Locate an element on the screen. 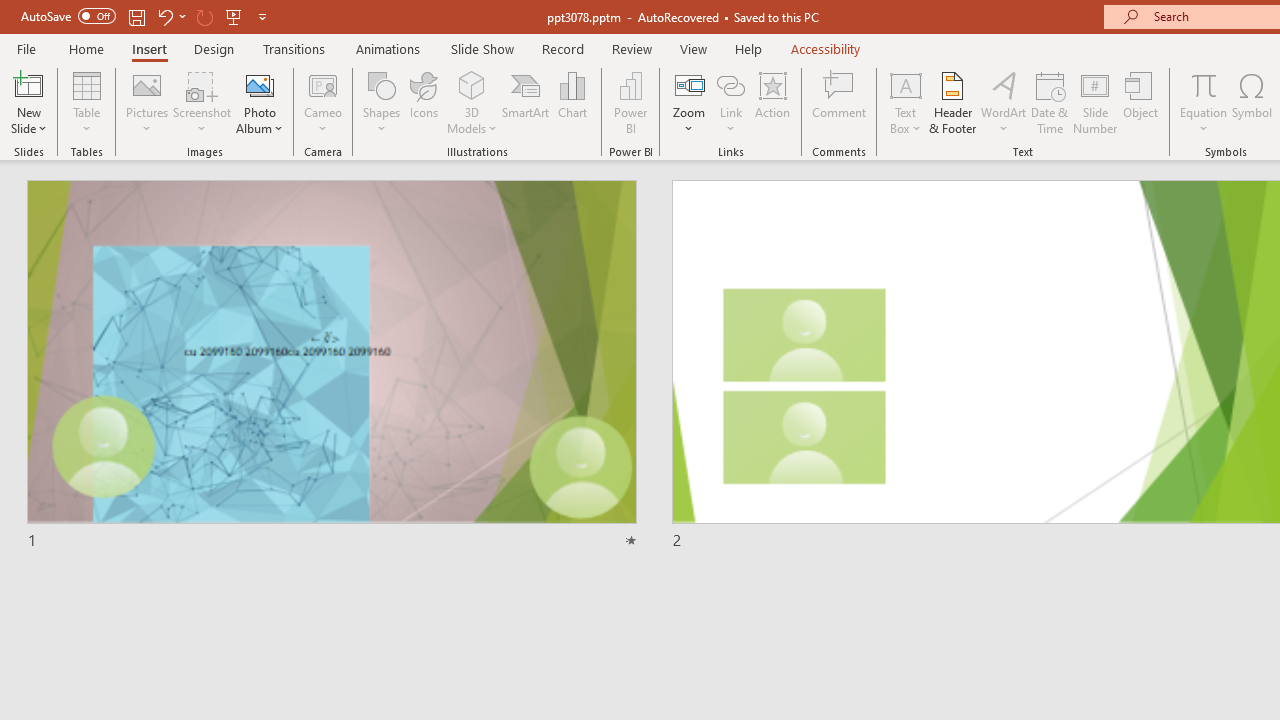 The width and height of the screenshot is (1280, 720). 'Power BI' is located at coordinates (630, 103).